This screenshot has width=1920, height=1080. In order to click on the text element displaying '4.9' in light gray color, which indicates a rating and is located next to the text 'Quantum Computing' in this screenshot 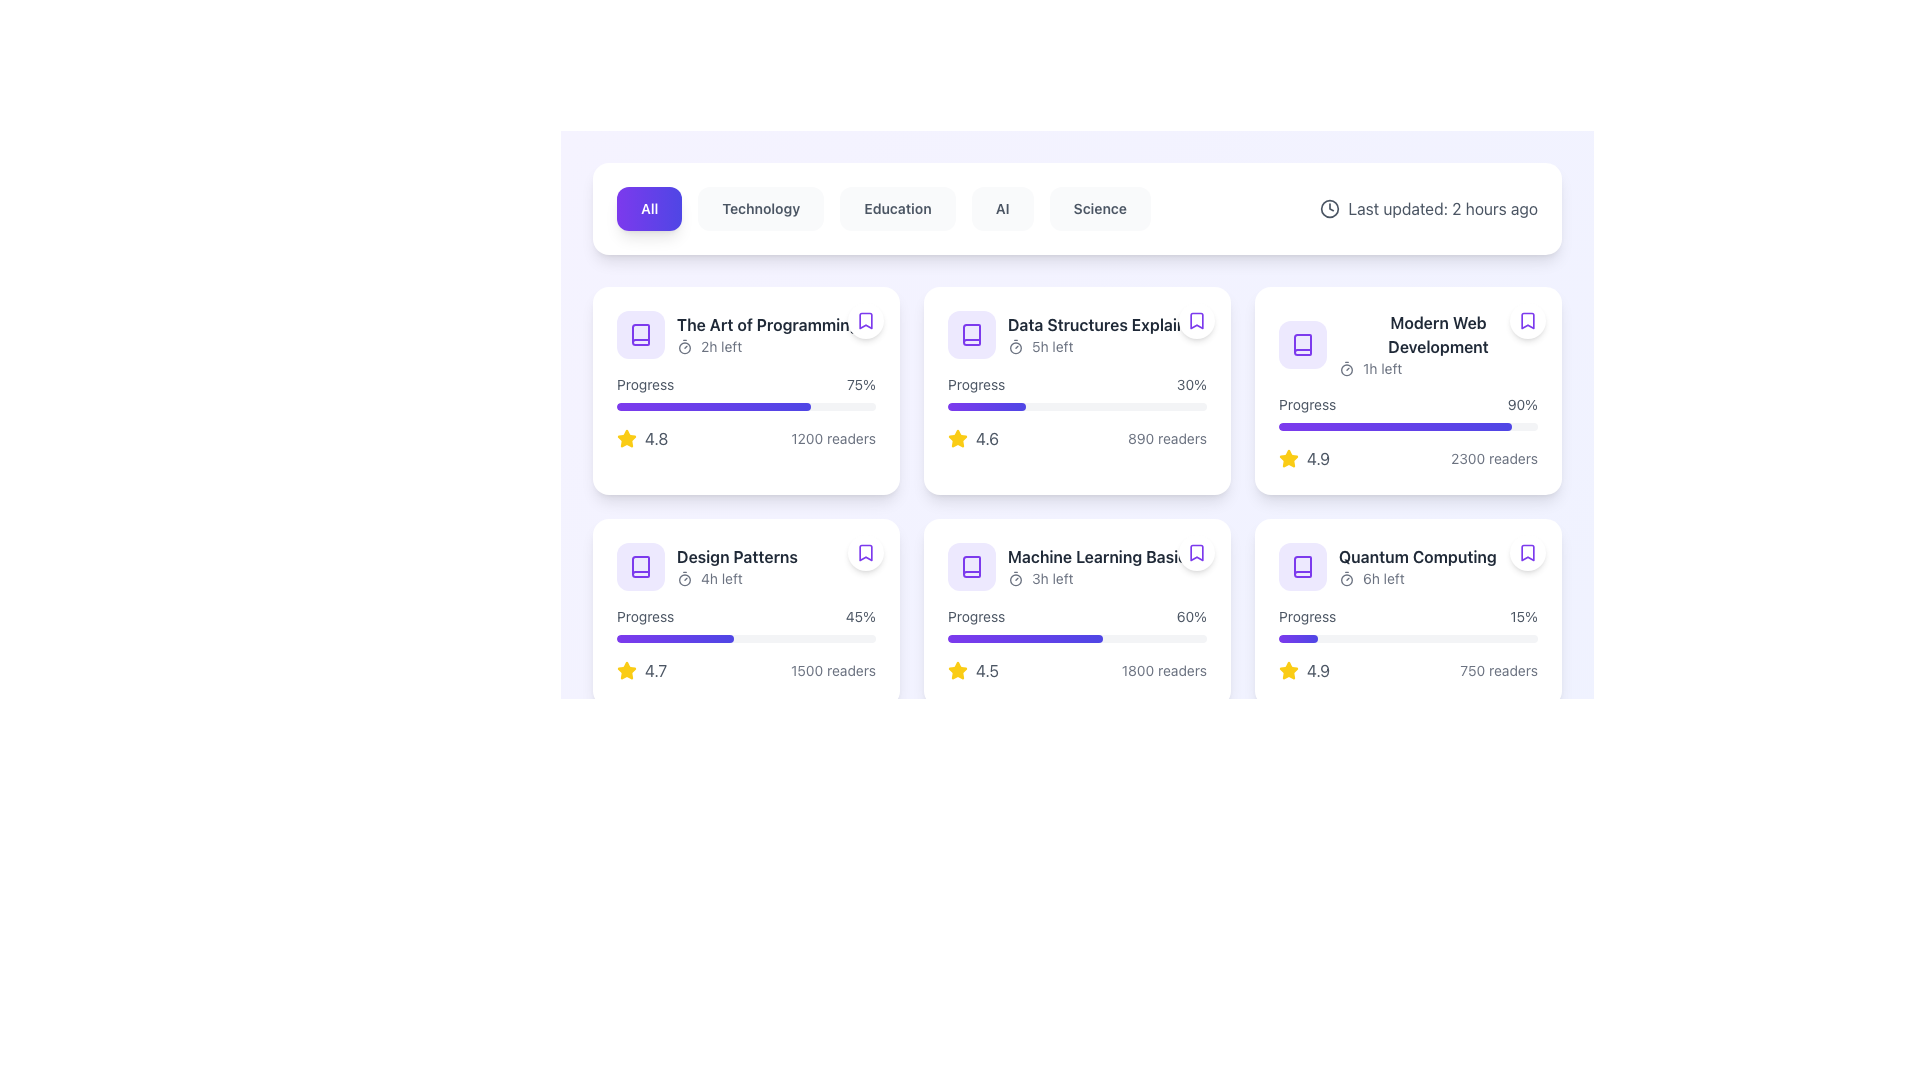, I will do `click(1318, 671)`.